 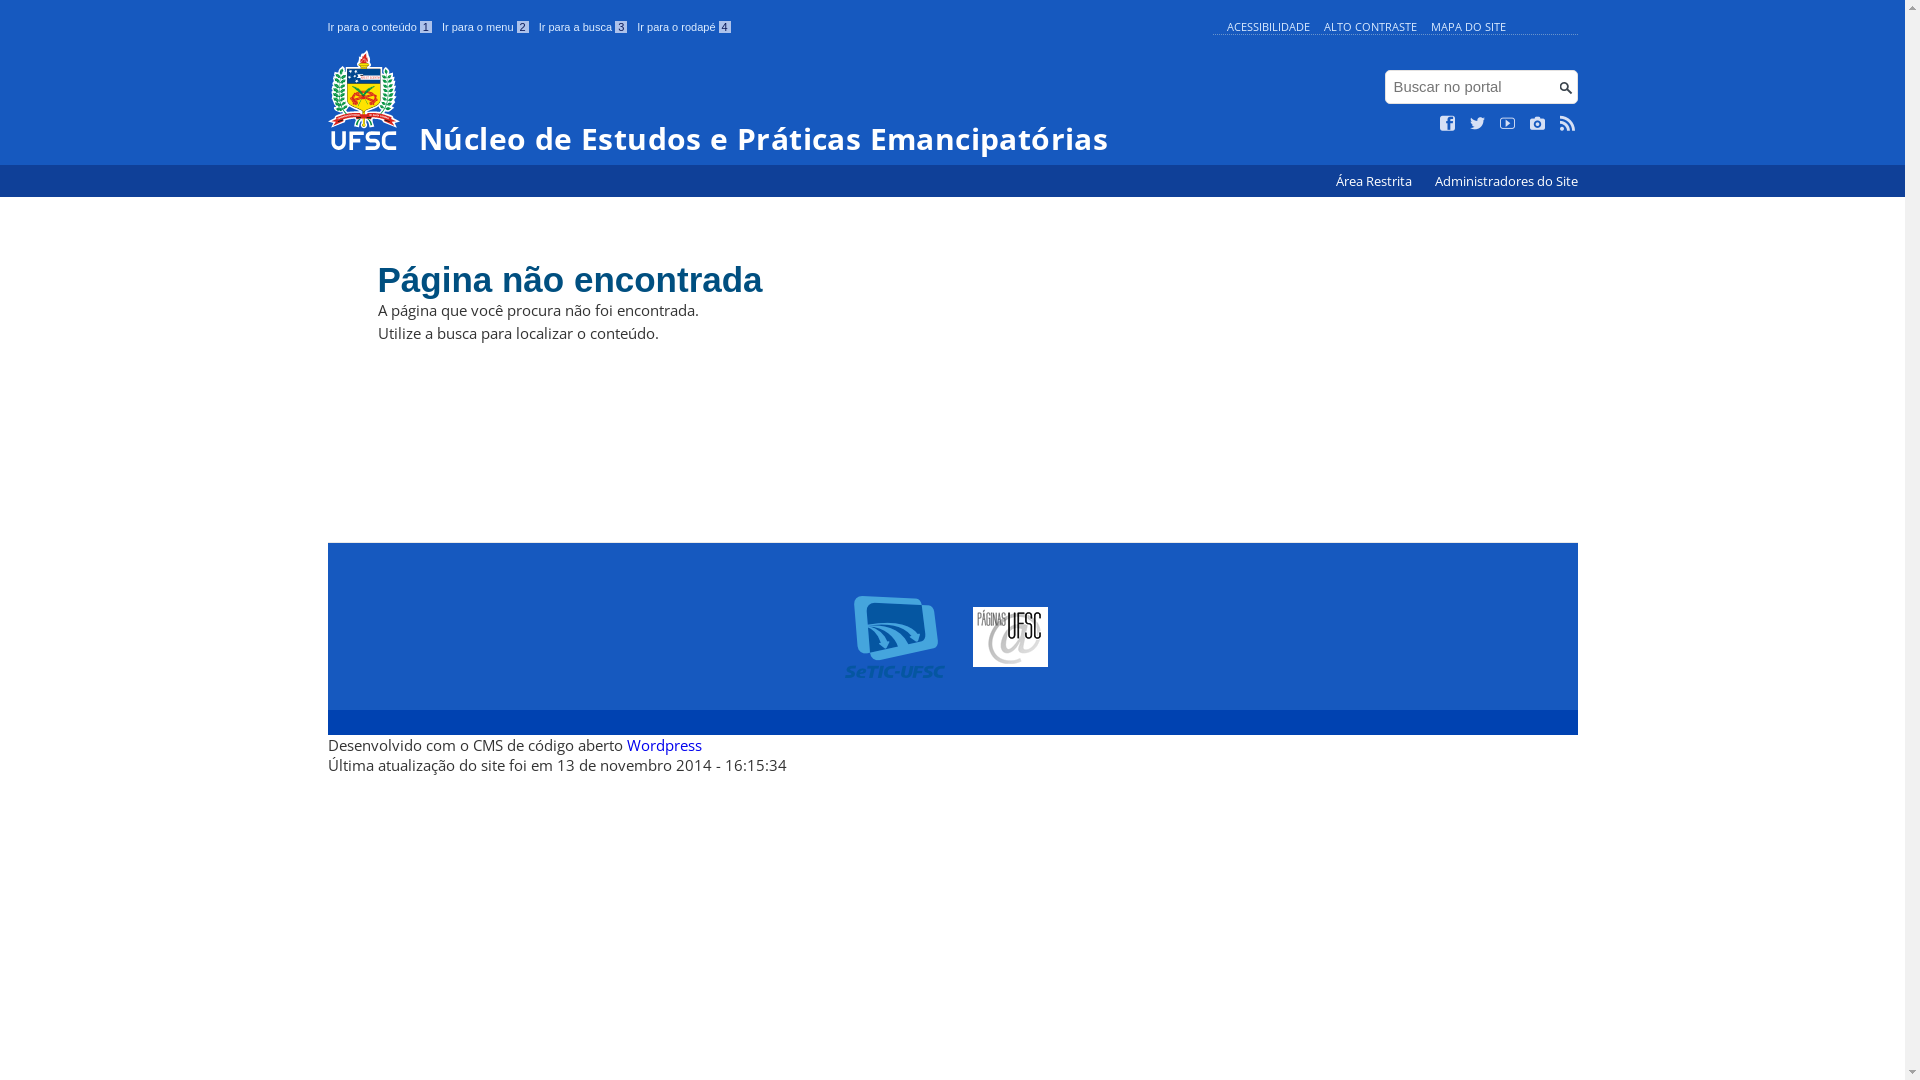 What do you see at coordinates (1266, 26) in the screenshot?
I see `'ACESSIBILIDADE'` at bounding box center [1266, 26].